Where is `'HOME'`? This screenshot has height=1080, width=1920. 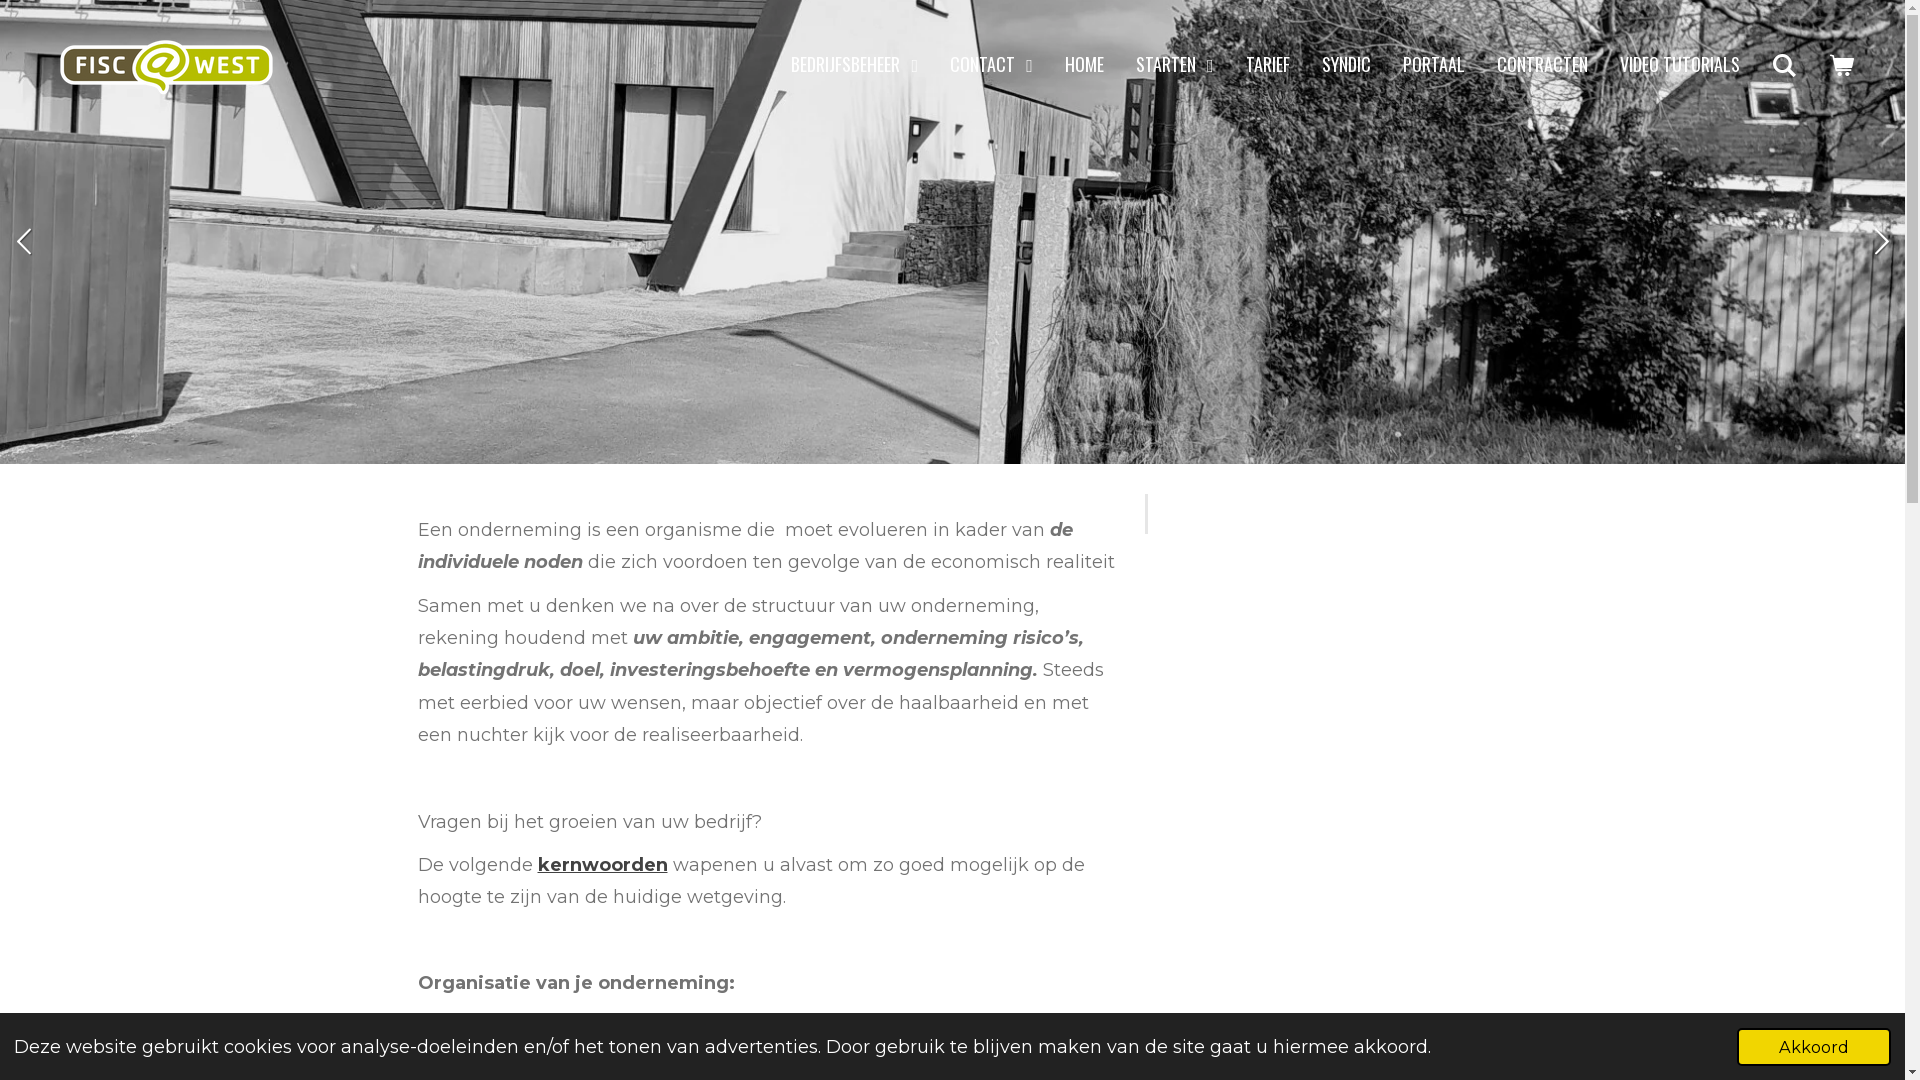
'HOME' is located at coordinates (1083, 63).